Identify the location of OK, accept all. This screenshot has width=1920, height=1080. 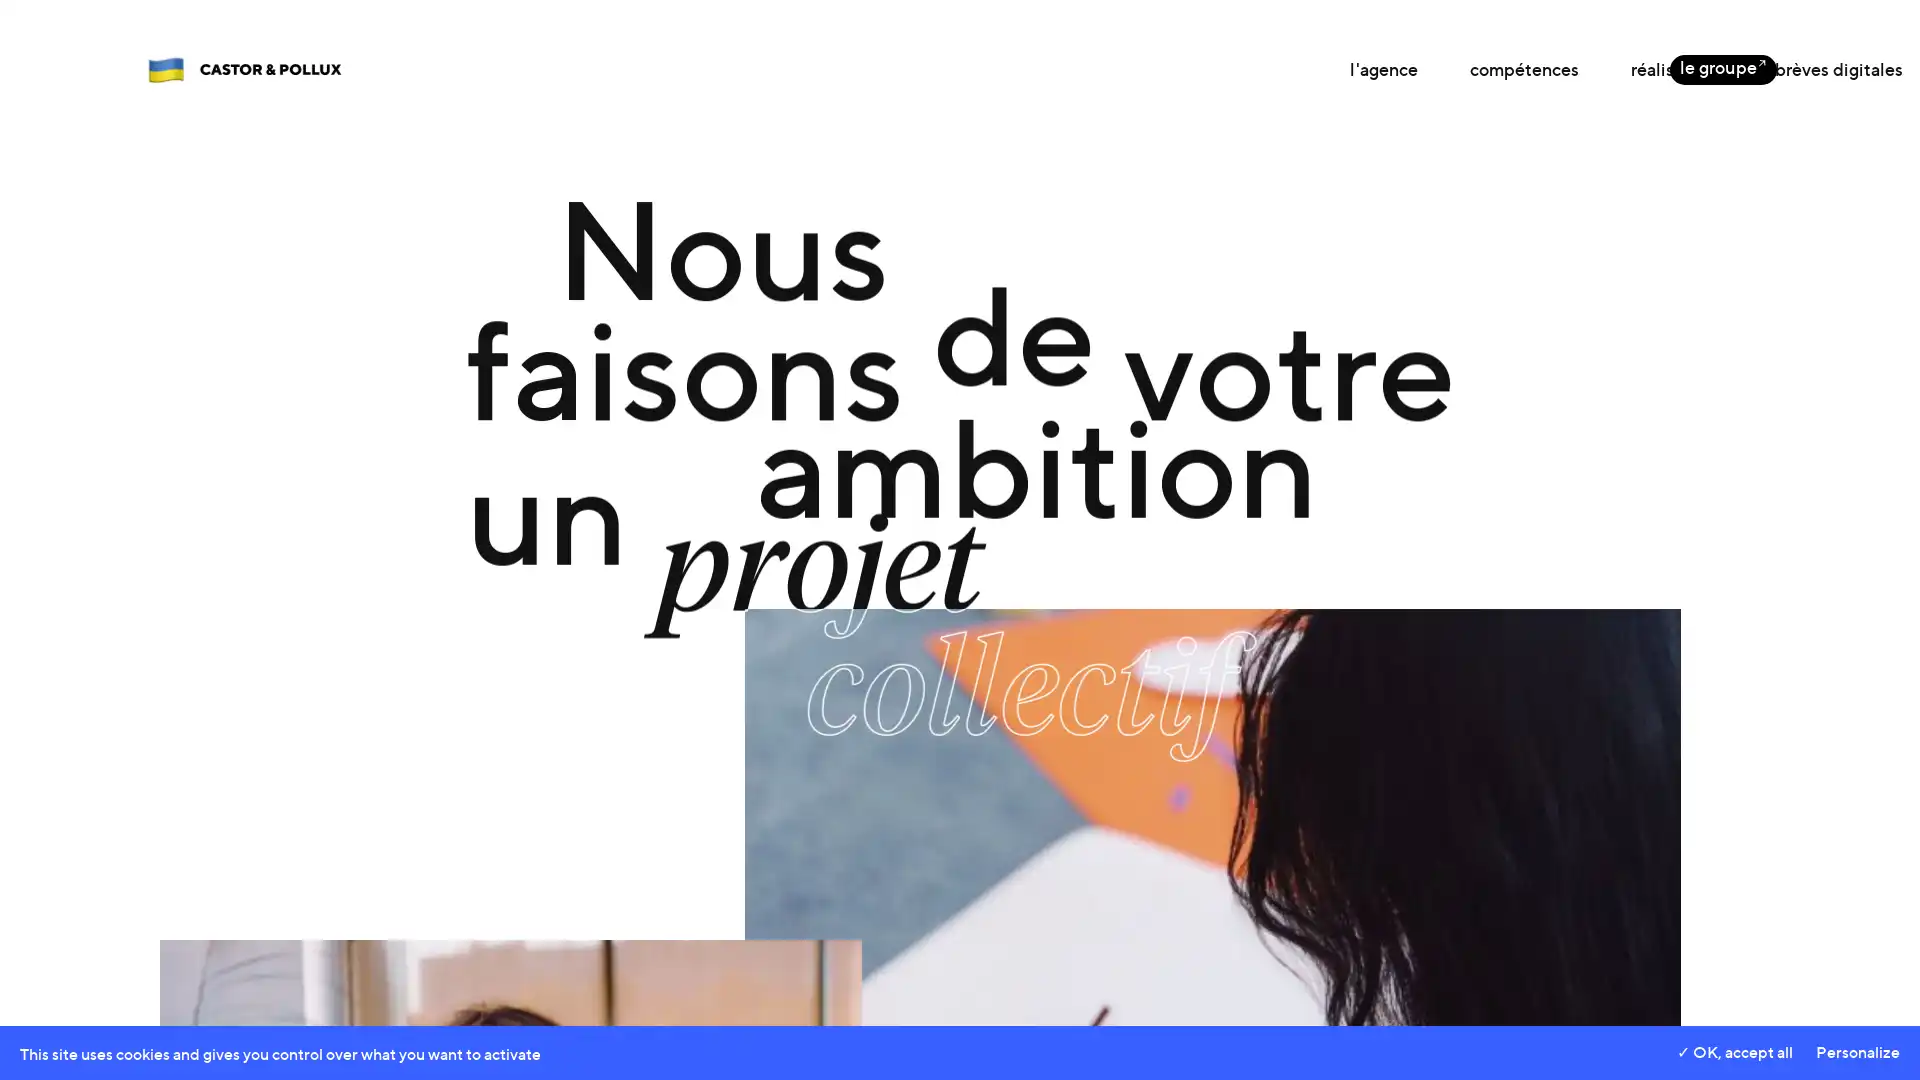
(1733, 1049).